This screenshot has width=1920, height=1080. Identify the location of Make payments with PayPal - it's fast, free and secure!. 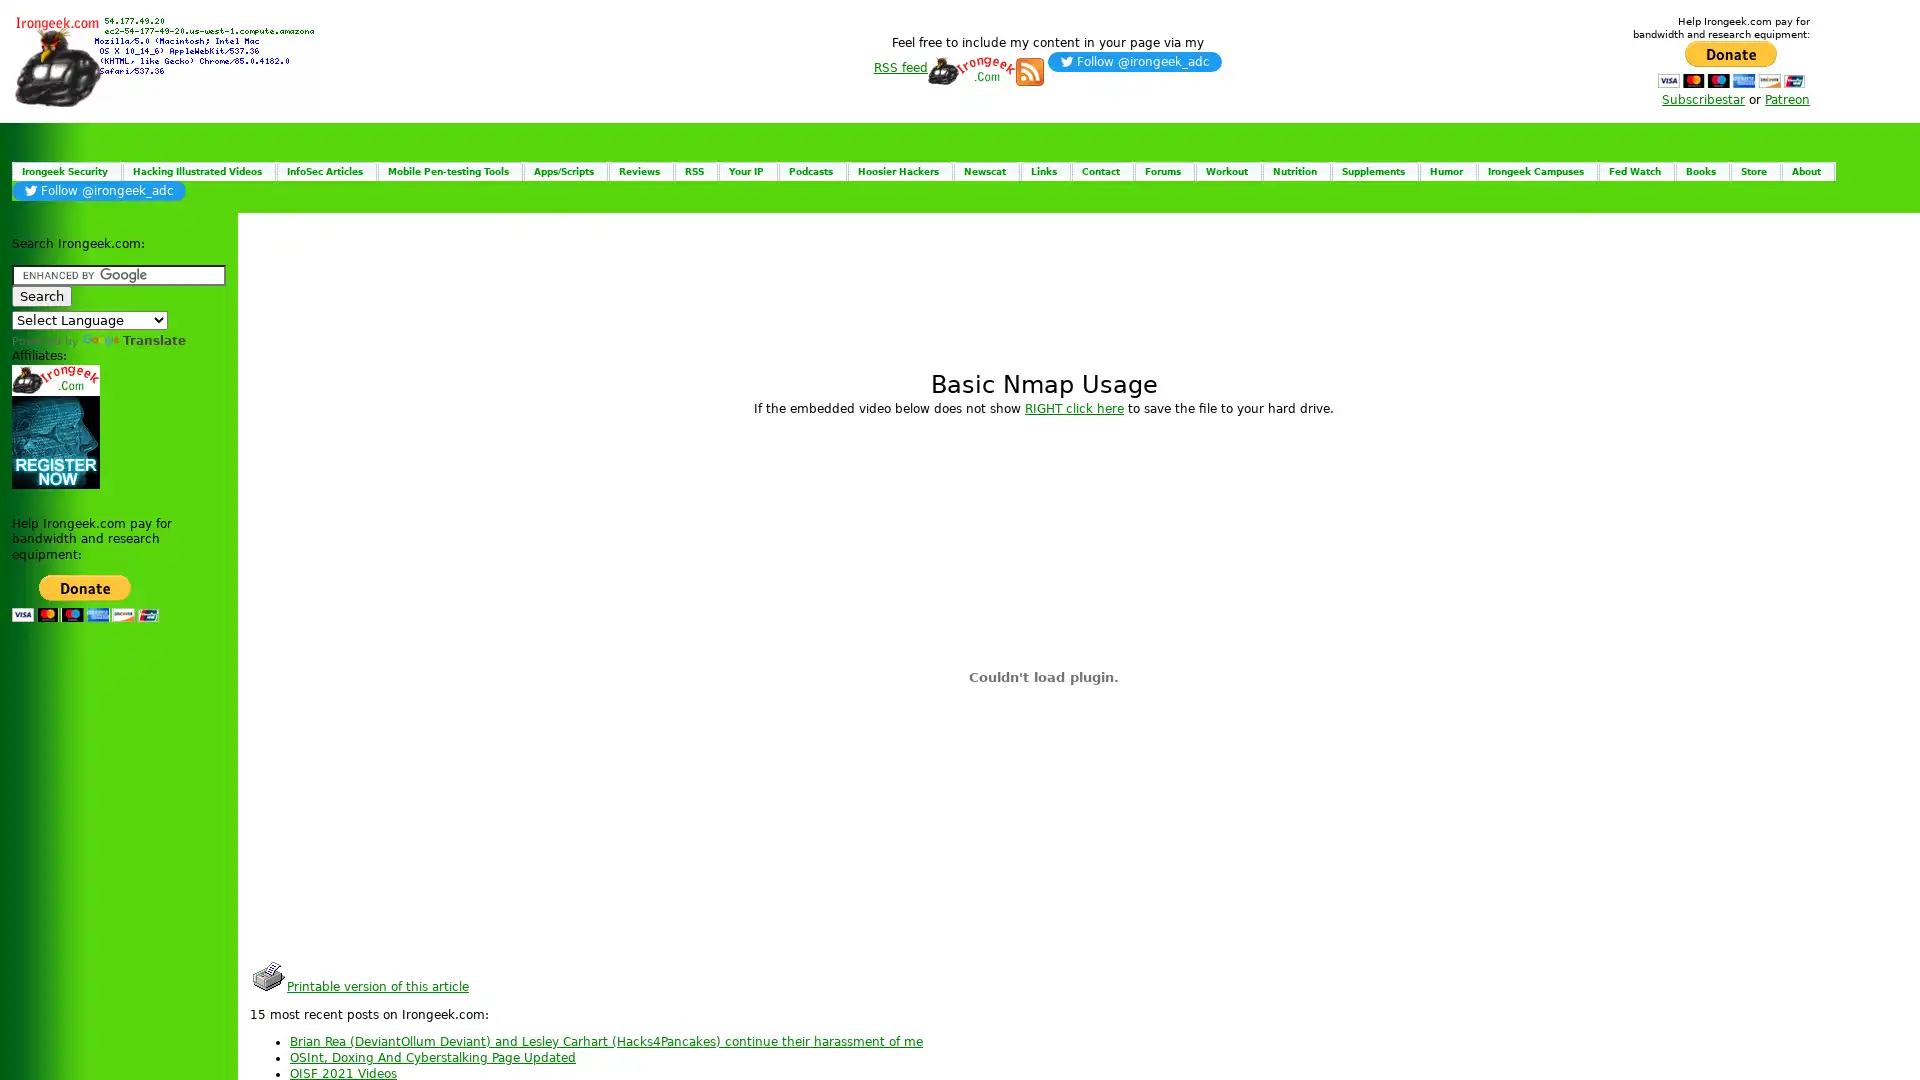
(1730, 63).